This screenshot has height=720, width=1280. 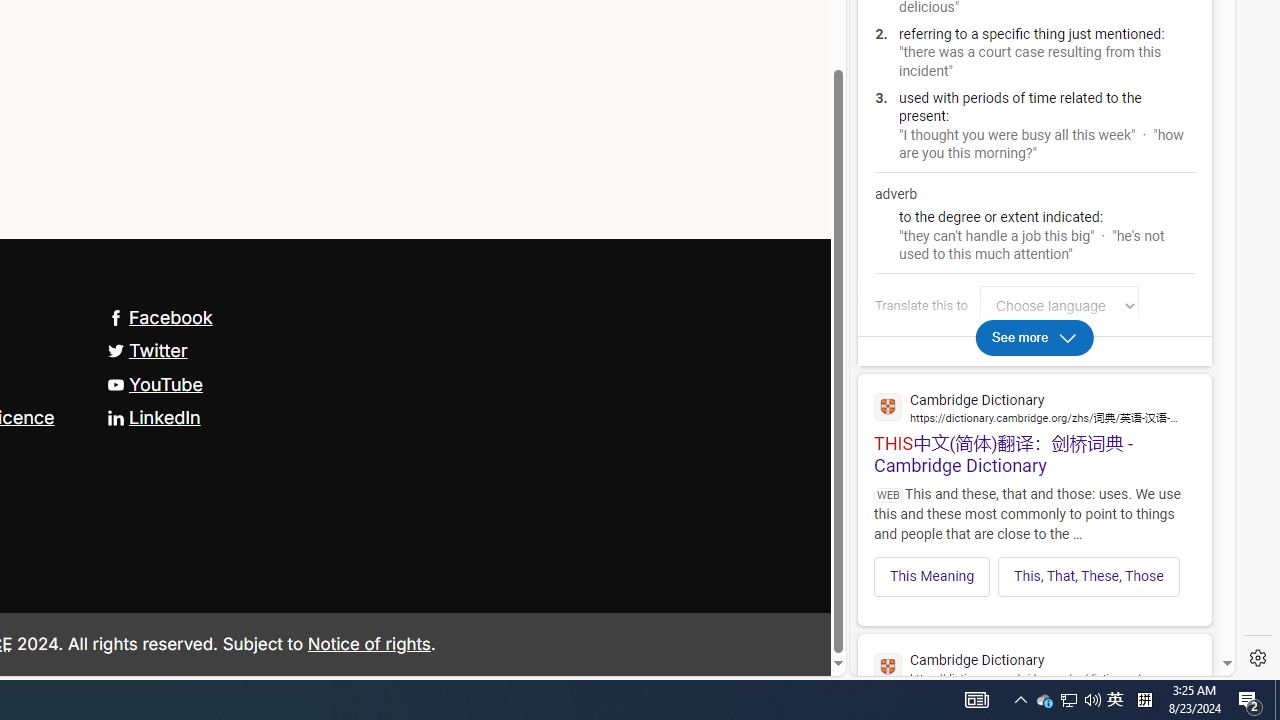 I want to click on 'See more', so click(x=1034, y=336).